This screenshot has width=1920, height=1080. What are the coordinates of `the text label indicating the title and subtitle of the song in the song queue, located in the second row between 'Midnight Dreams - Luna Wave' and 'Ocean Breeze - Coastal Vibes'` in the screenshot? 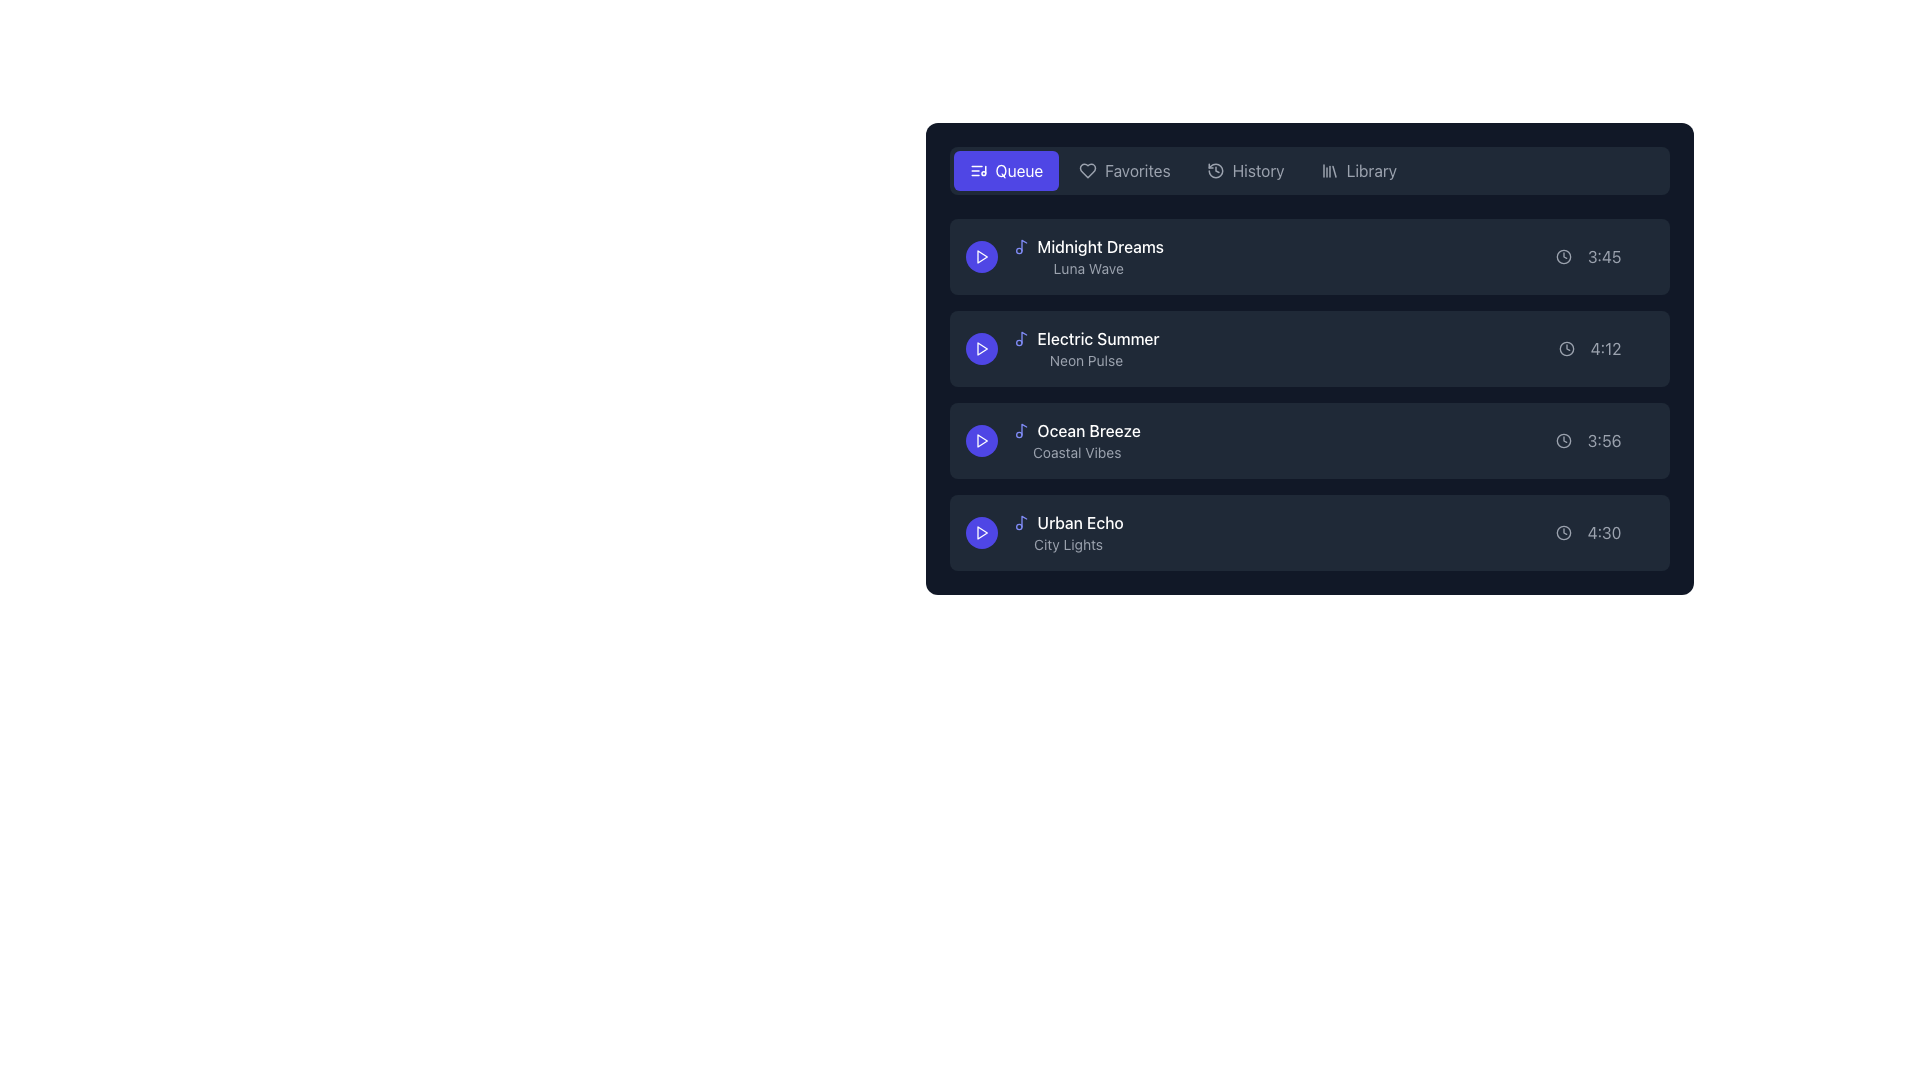 It's located at (1061, 347).